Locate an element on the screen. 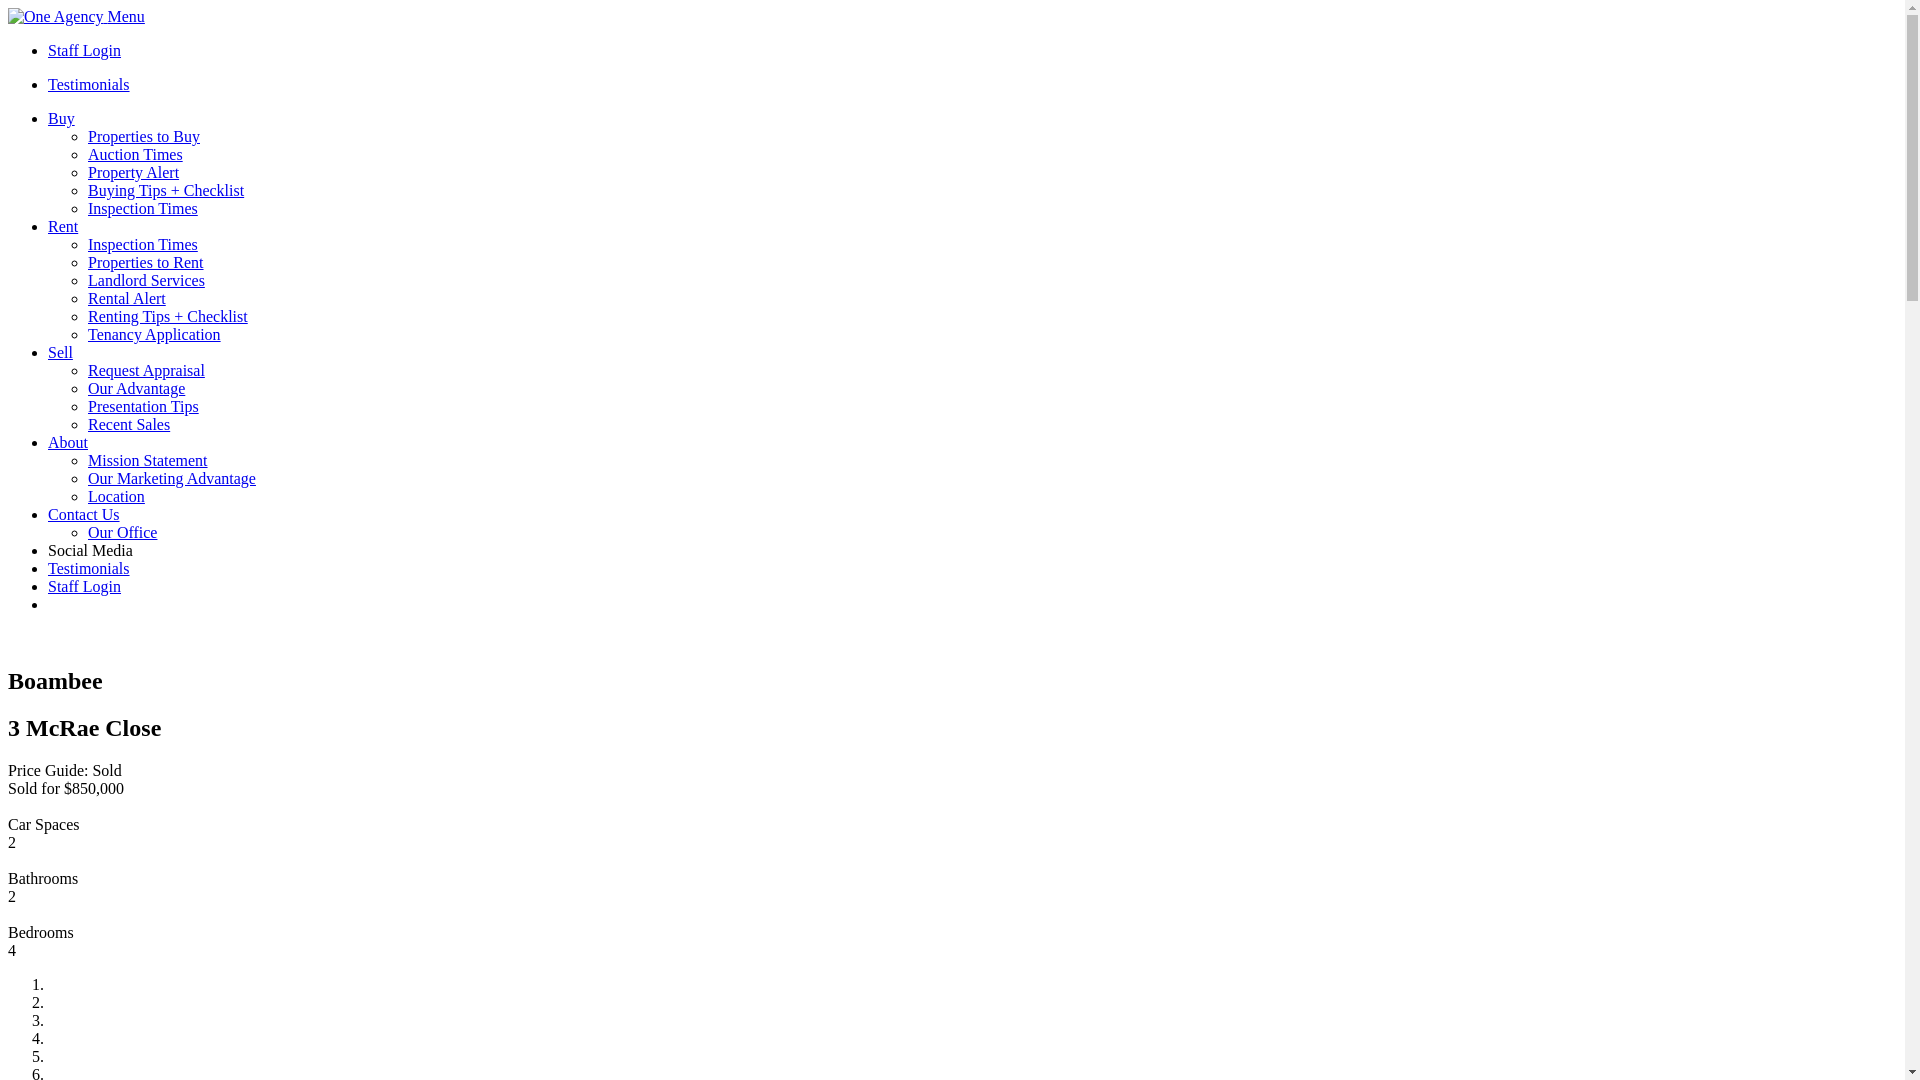 The height and width of the screenshot is (1080, 1920). 'Property Alert' is located at coordinates (132, 171).